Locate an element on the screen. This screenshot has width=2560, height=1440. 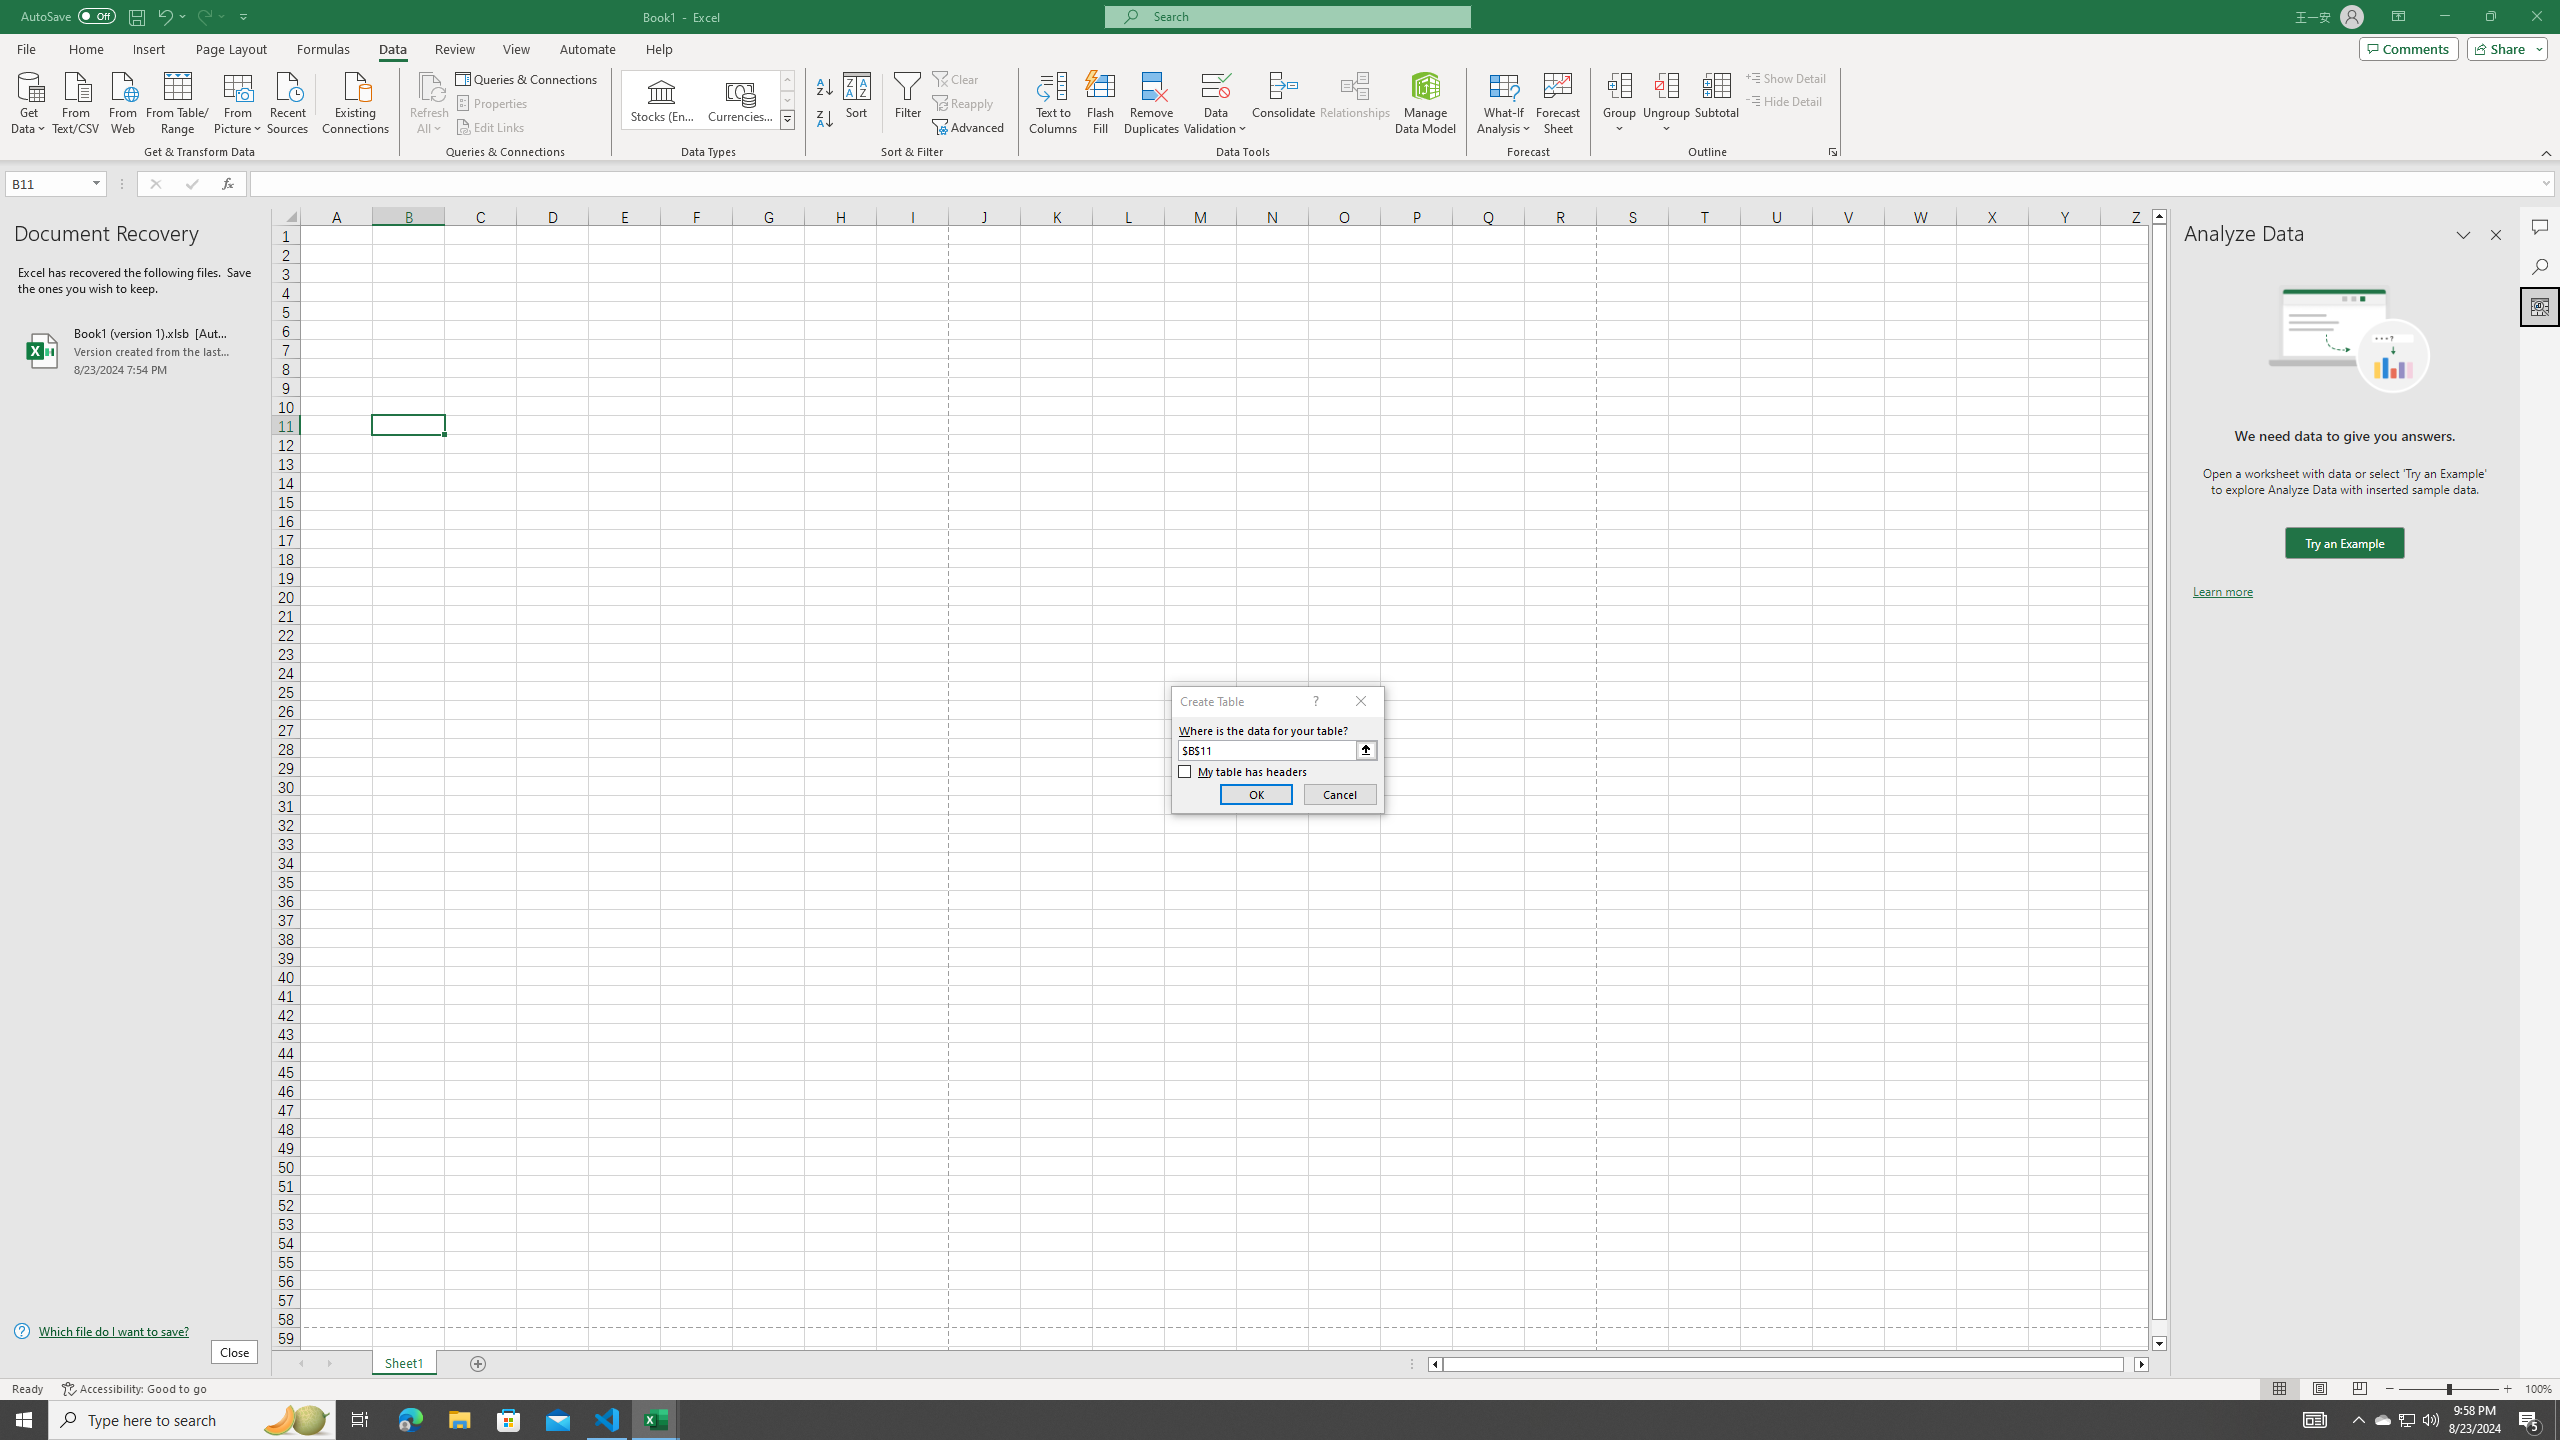
'Edit Links' is located at coordinates (490, 127).